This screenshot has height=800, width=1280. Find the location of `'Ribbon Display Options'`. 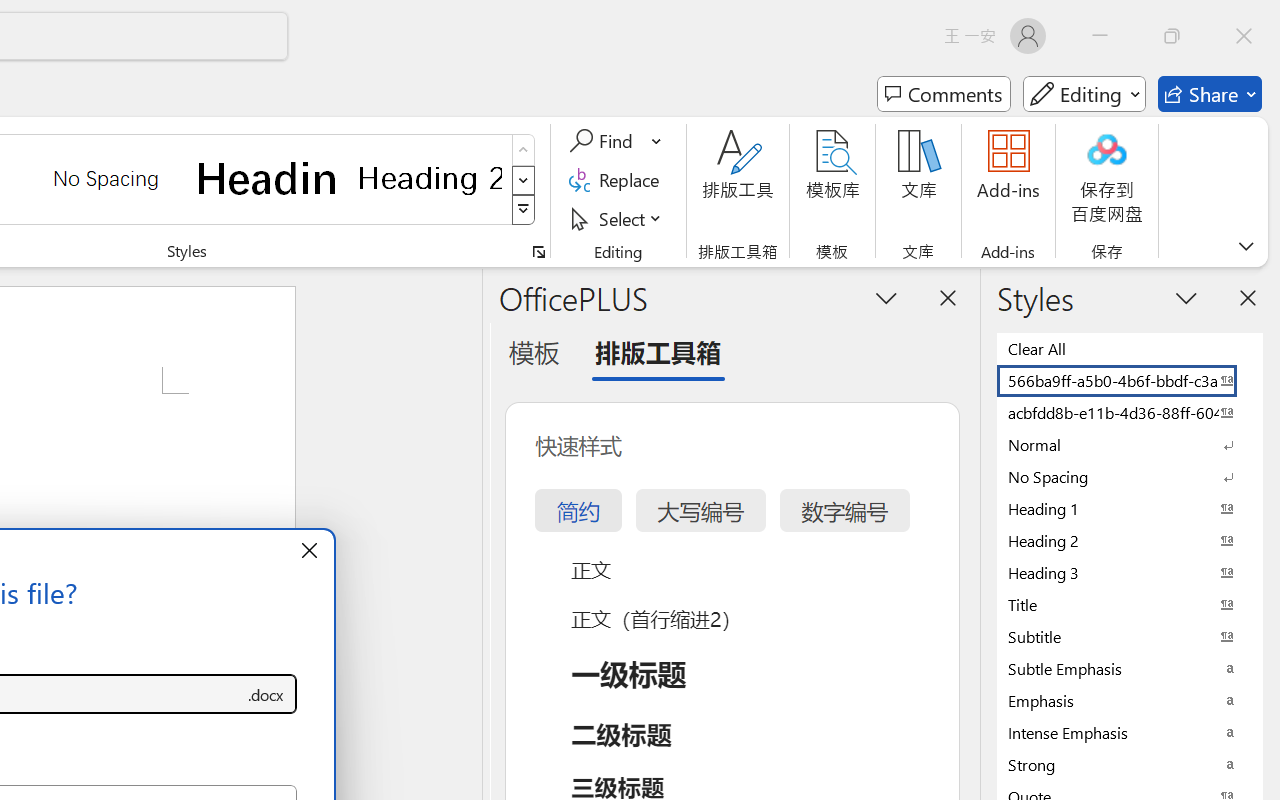

'Ribbon Display Options' is located at coordinates (1245, 245).